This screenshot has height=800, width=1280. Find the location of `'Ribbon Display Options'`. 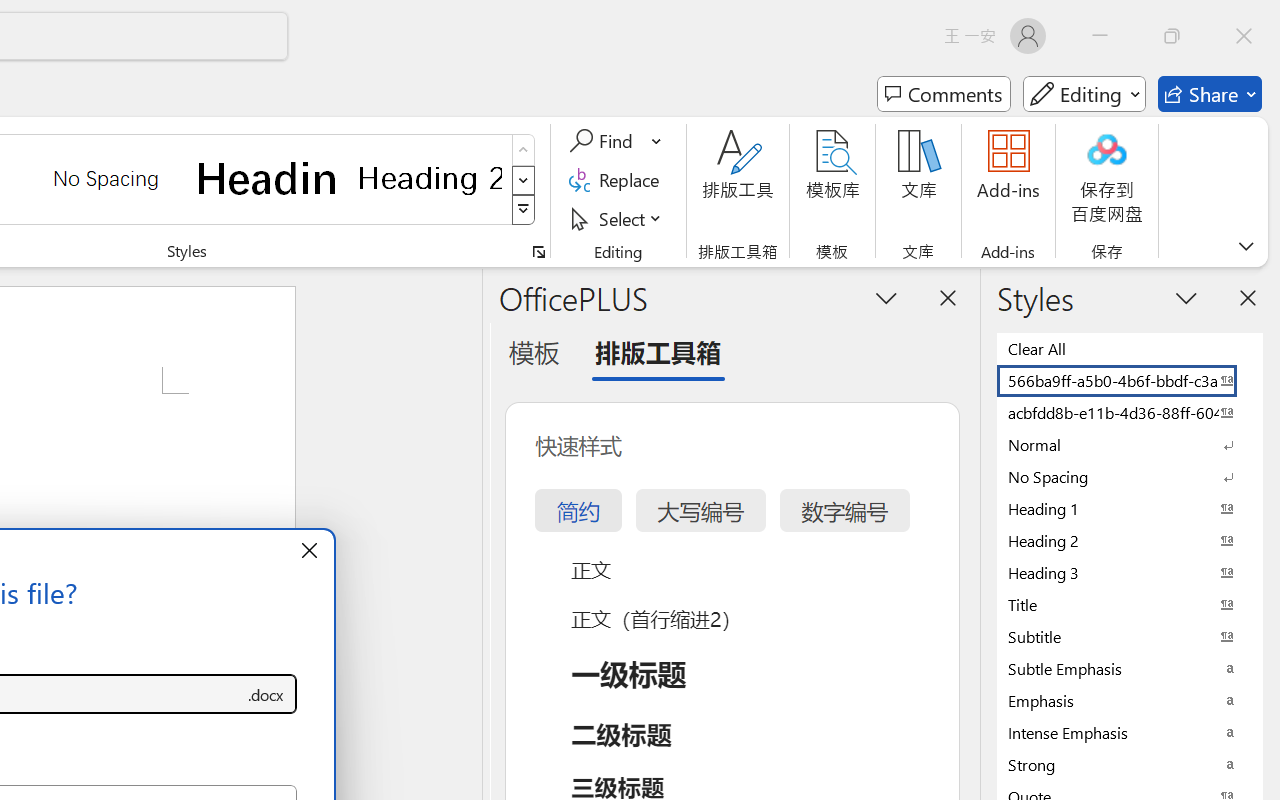

'Ribbon Display Options' is located at coordinates (1245, 245).